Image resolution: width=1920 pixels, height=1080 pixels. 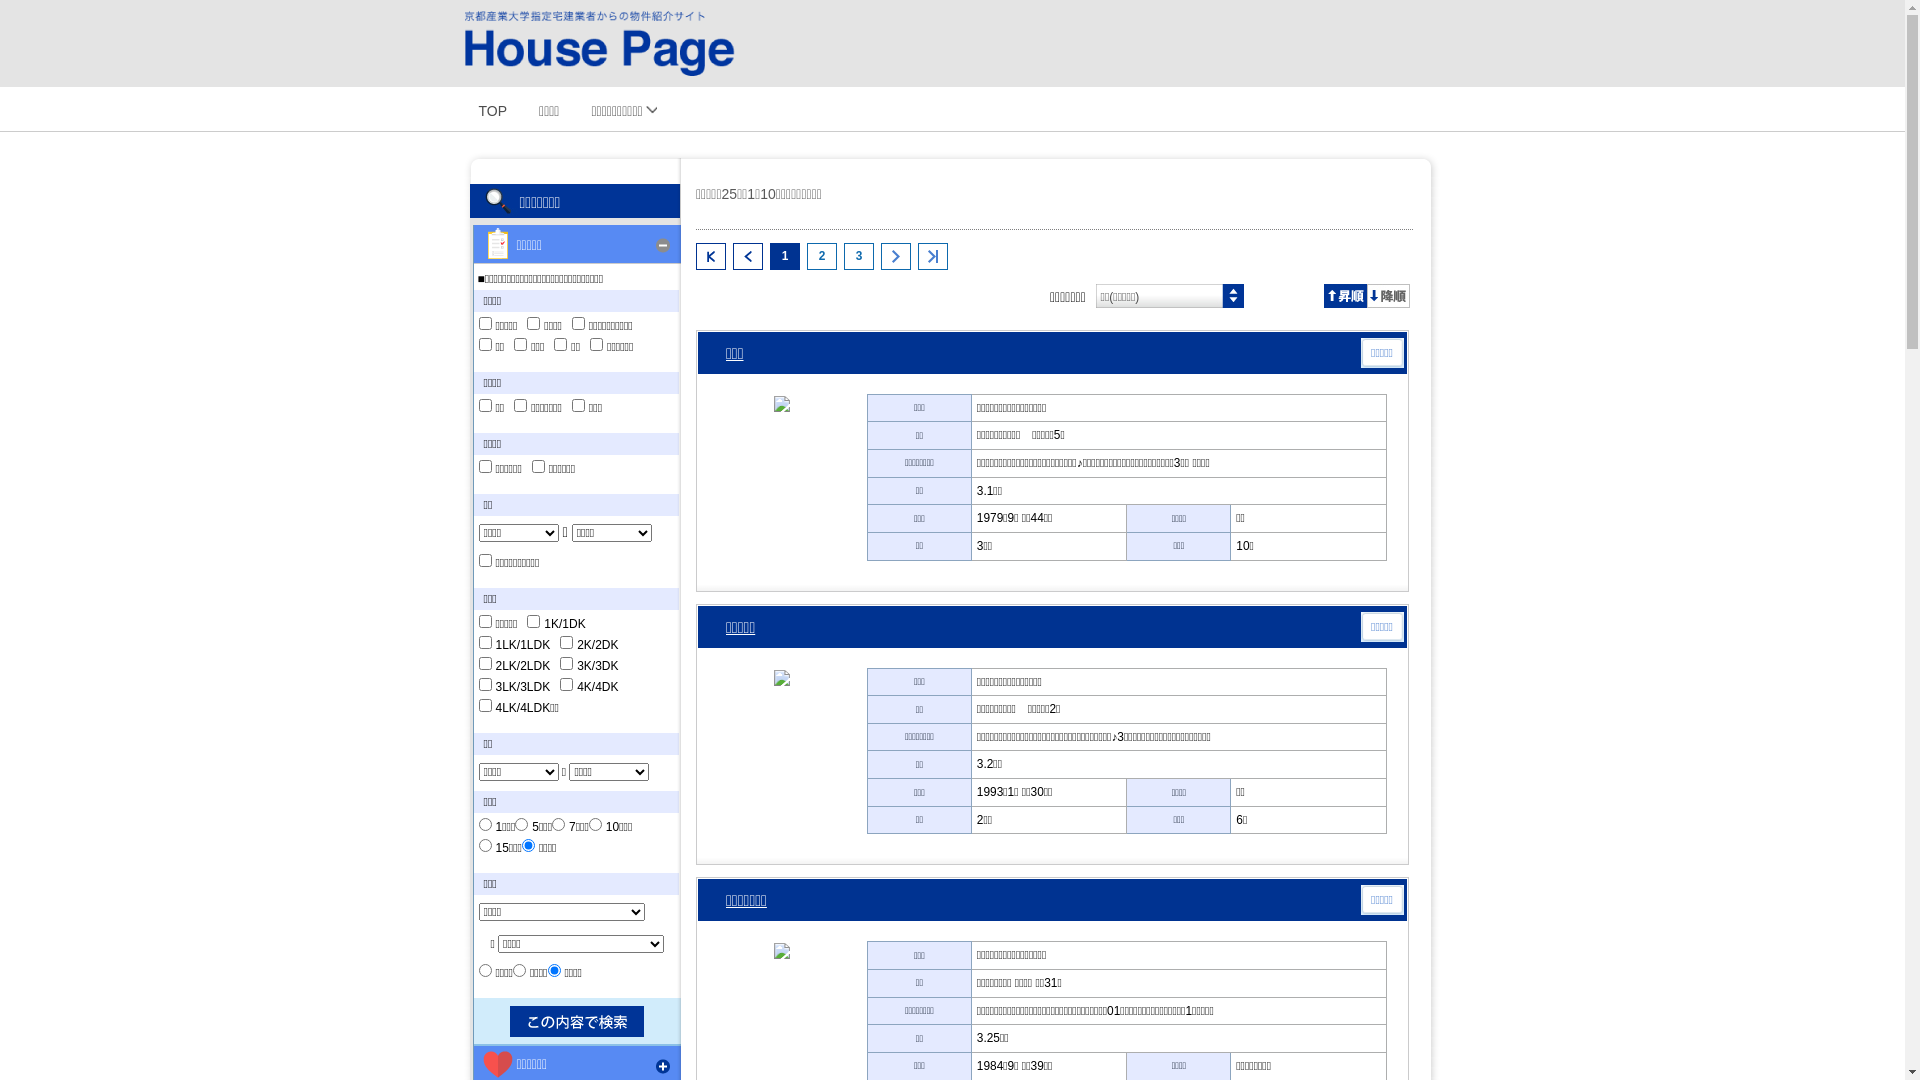 I want to click on 'TOP', so click(x=492, y=108).